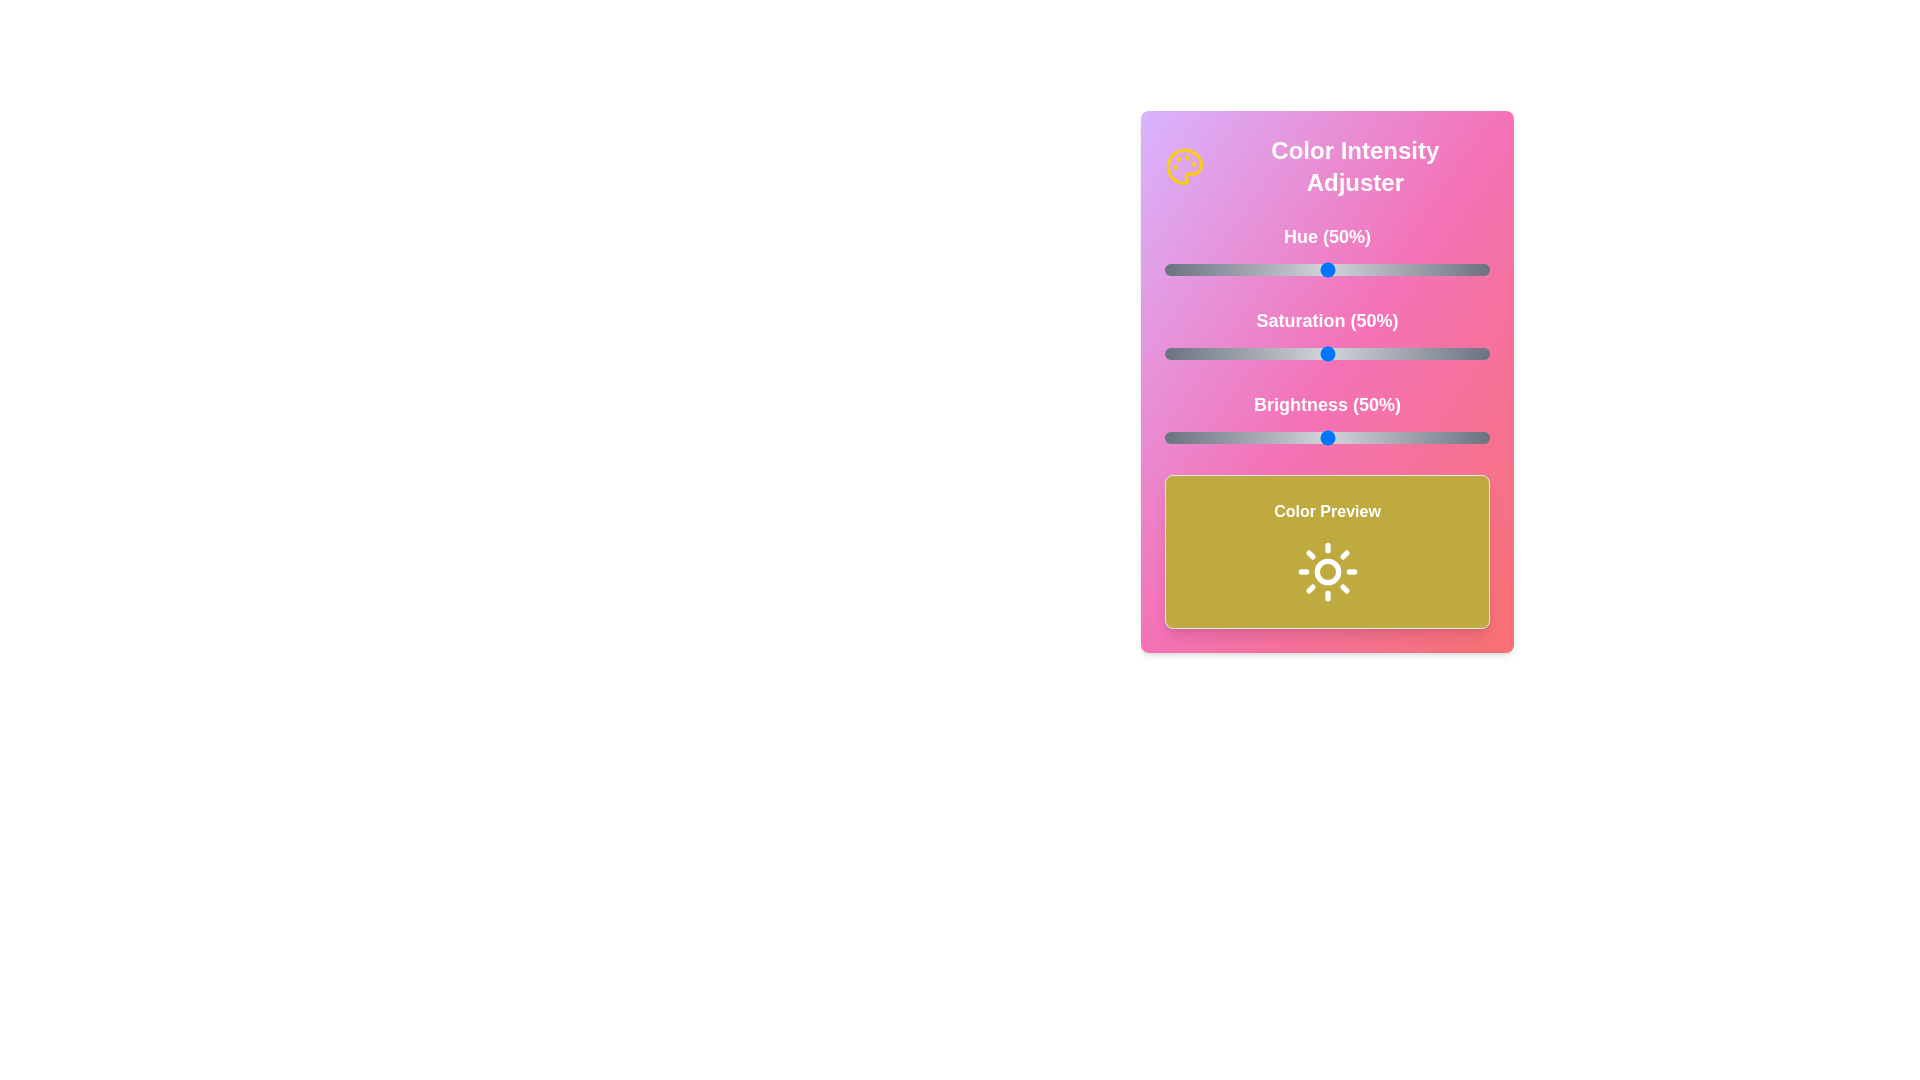  I want to click on the saturation slider to 50%, so click(1327, 353).